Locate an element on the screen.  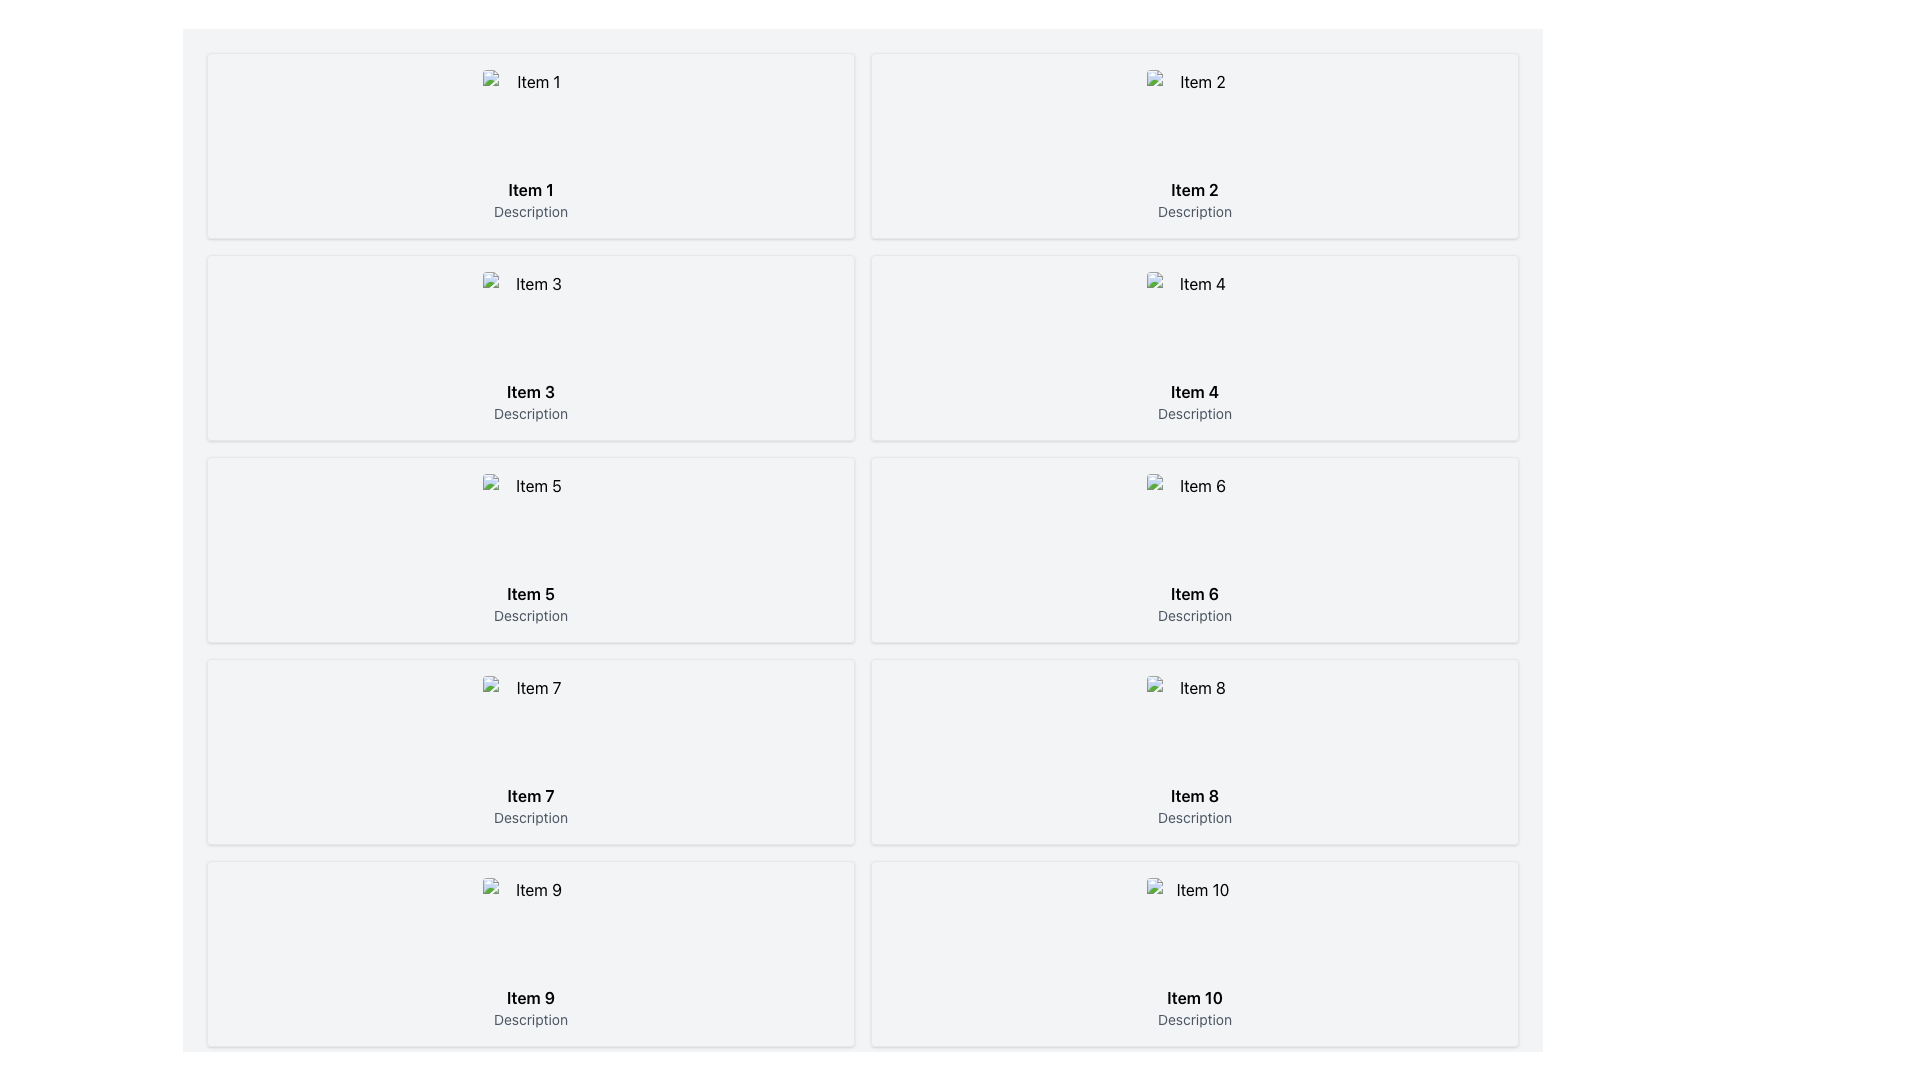
the Card element labeled 'Item 5', which is the fifth card in a 2-column grid layout located in the third row and first column is located at coordinates (531, 550).